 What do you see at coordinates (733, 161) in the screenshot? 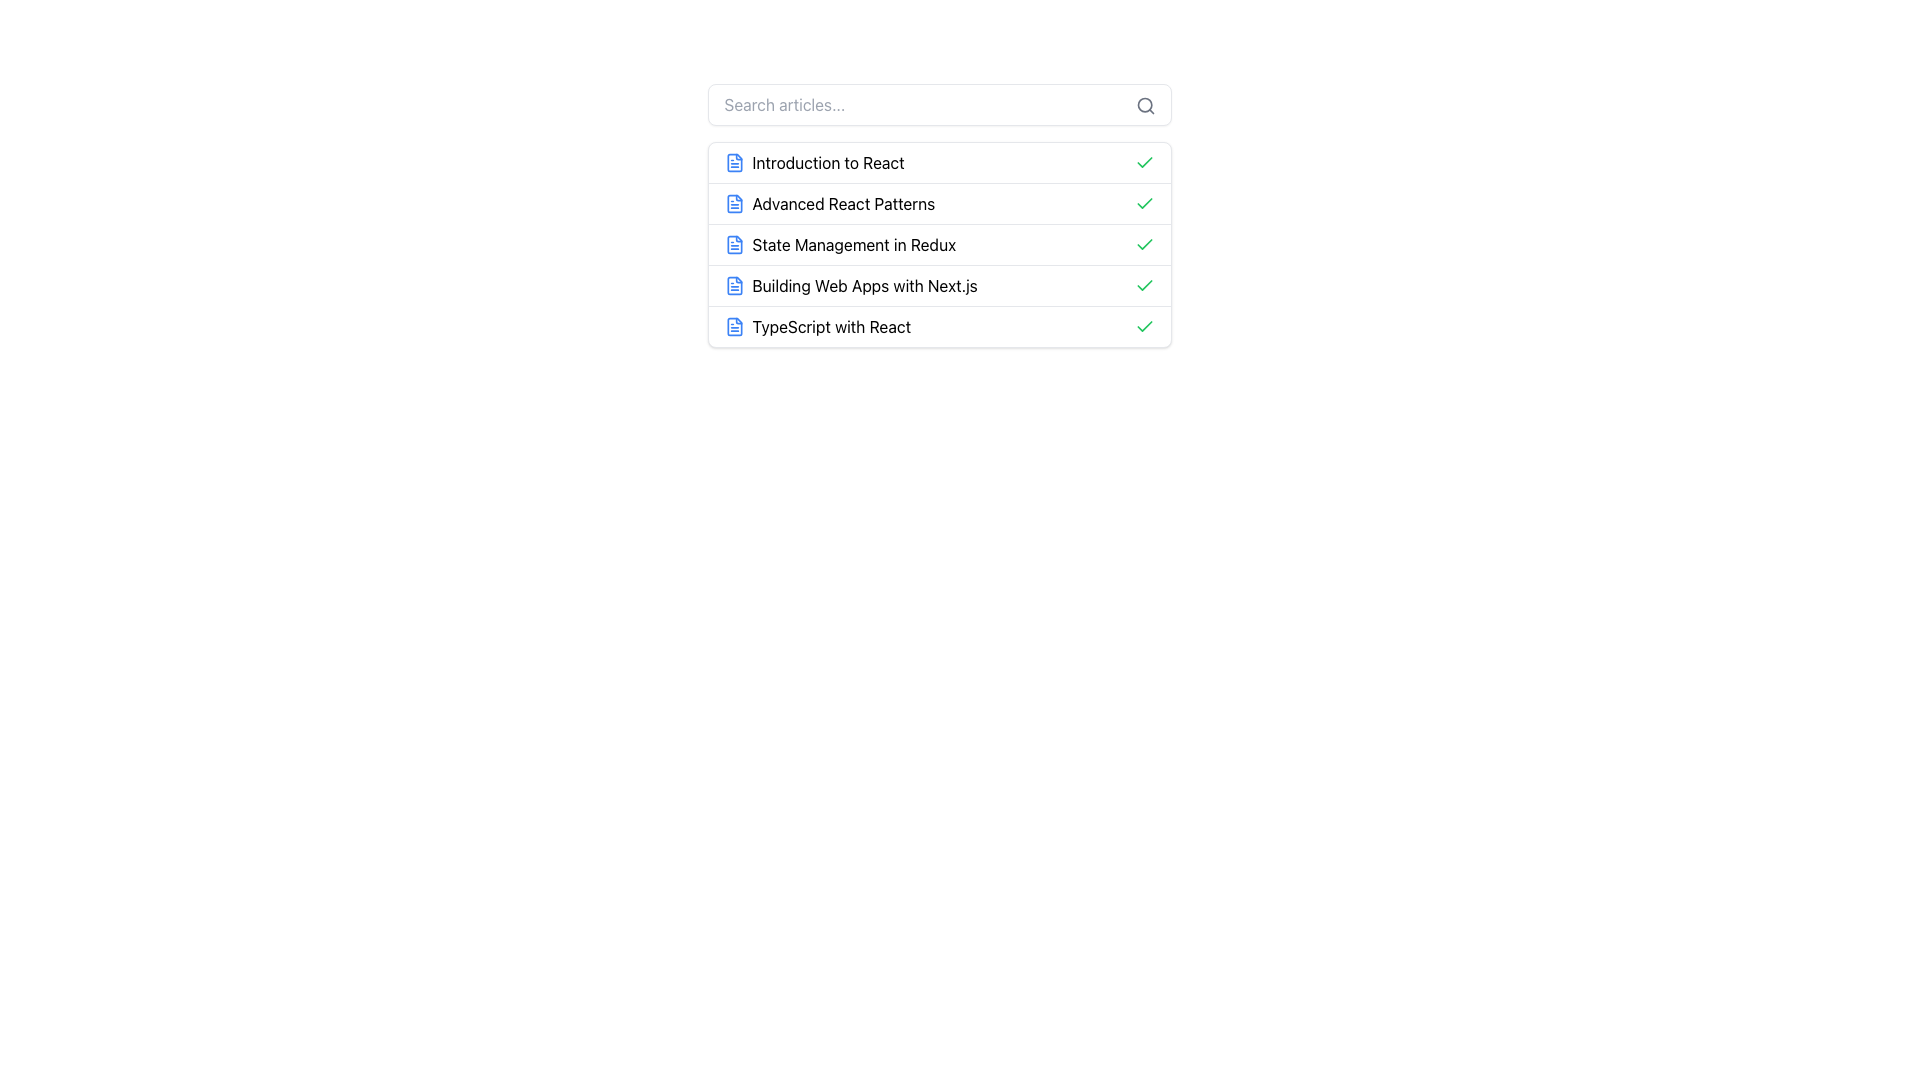
I see `the icon associated with the 'Introduction to React' document entry` at bounding box center [733, 161].